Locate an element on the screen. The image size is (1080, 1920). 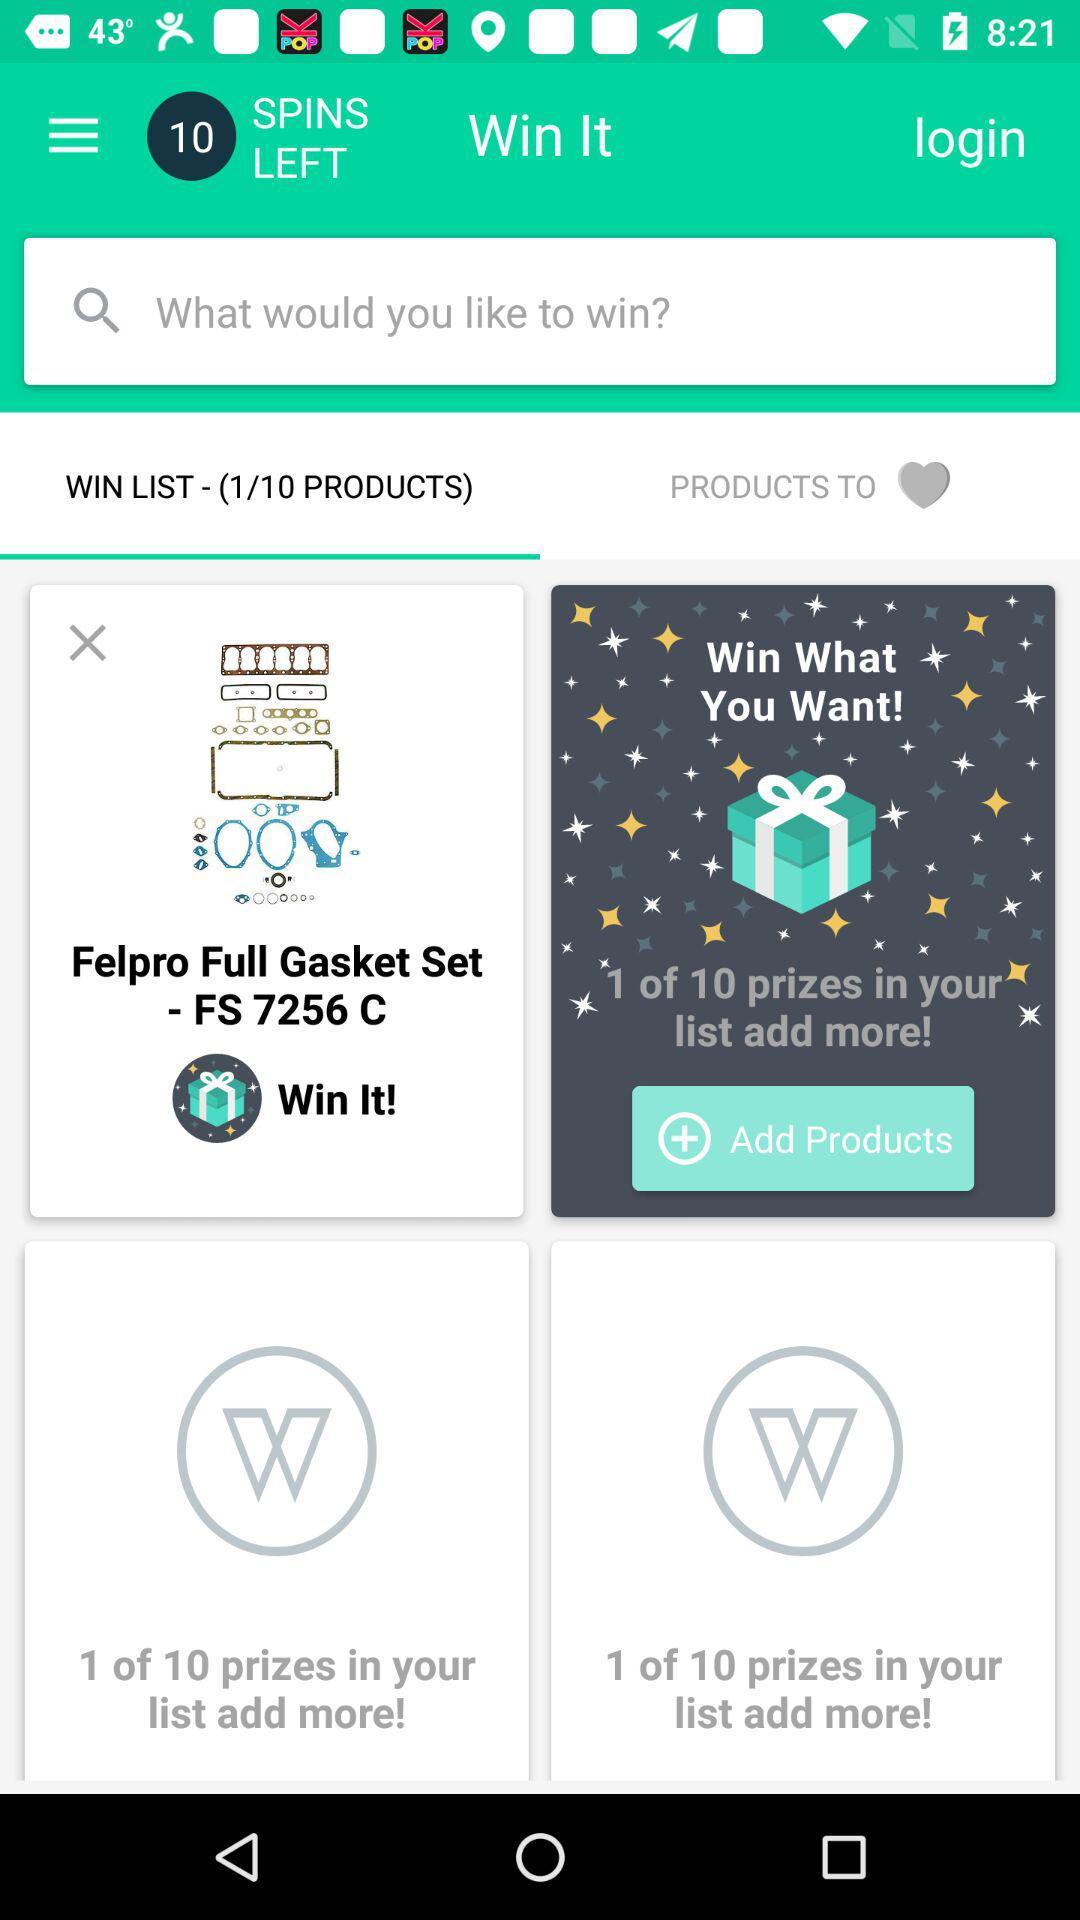
item next to the 10 icon is located at coordinates (72, 135).